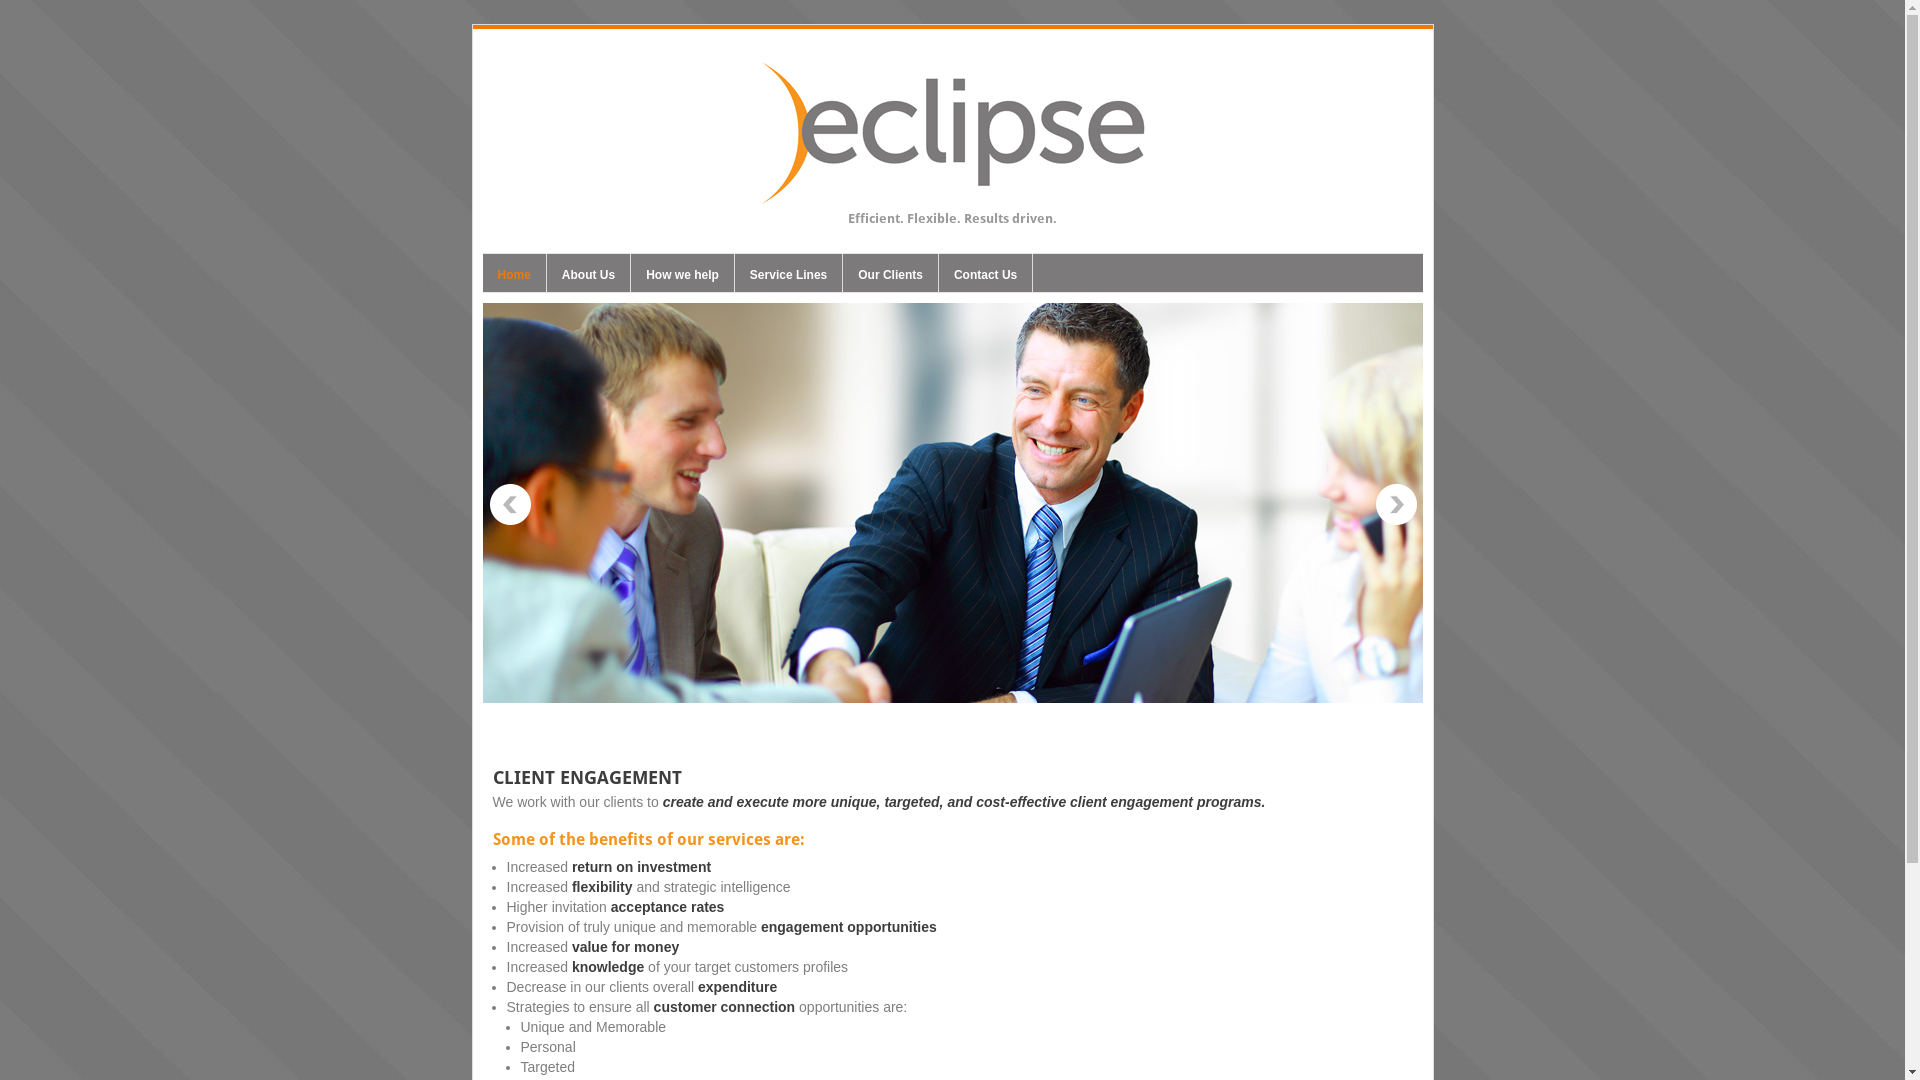 This screenshot has height=1080, width=1920. Describe the element at coordinates (682, 277) in the screenshot. I see `'How we help'` at that location.